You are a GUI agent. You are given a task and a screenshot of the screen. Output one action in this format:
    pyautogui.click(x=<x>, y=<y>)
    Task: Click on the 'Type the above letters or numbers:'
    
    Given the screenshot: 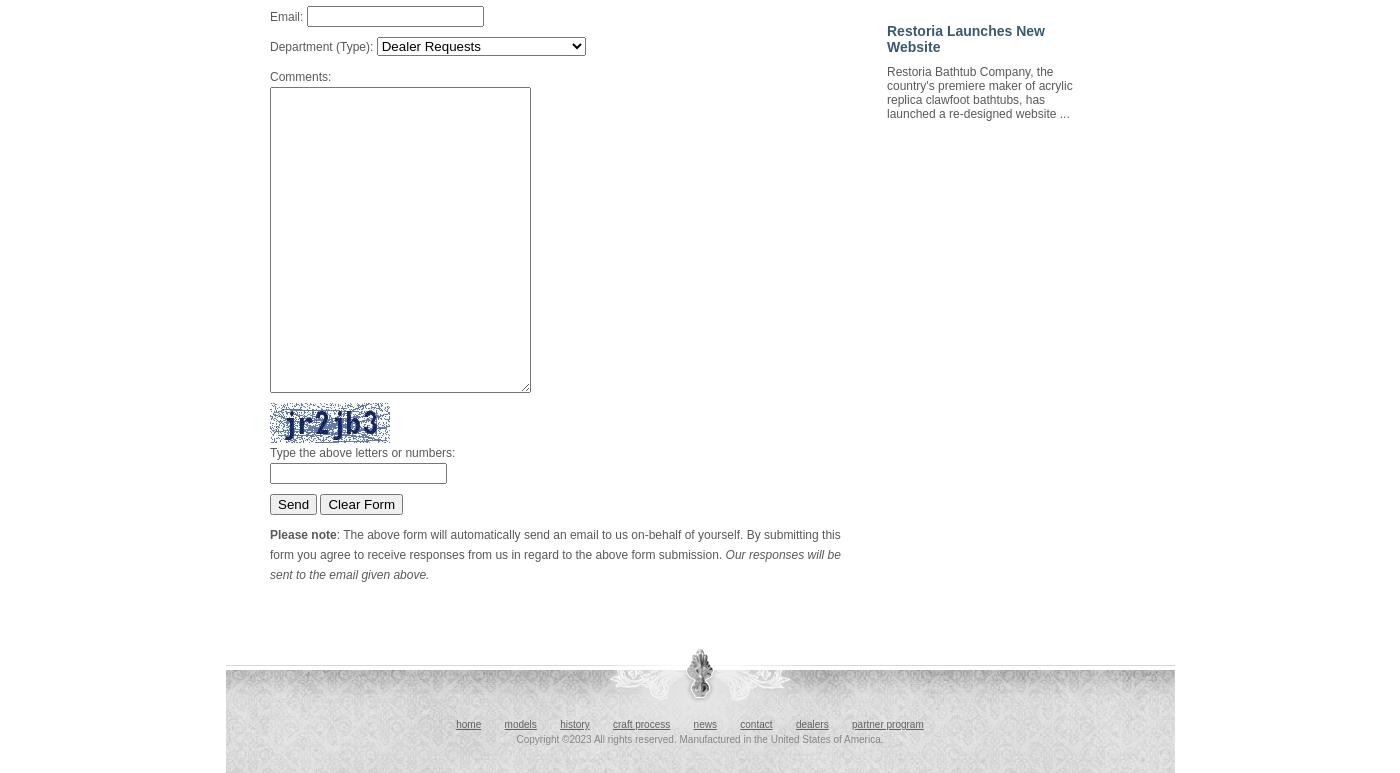 What is the action you would take?
    pyautogui.click(x=362, y=452)
    